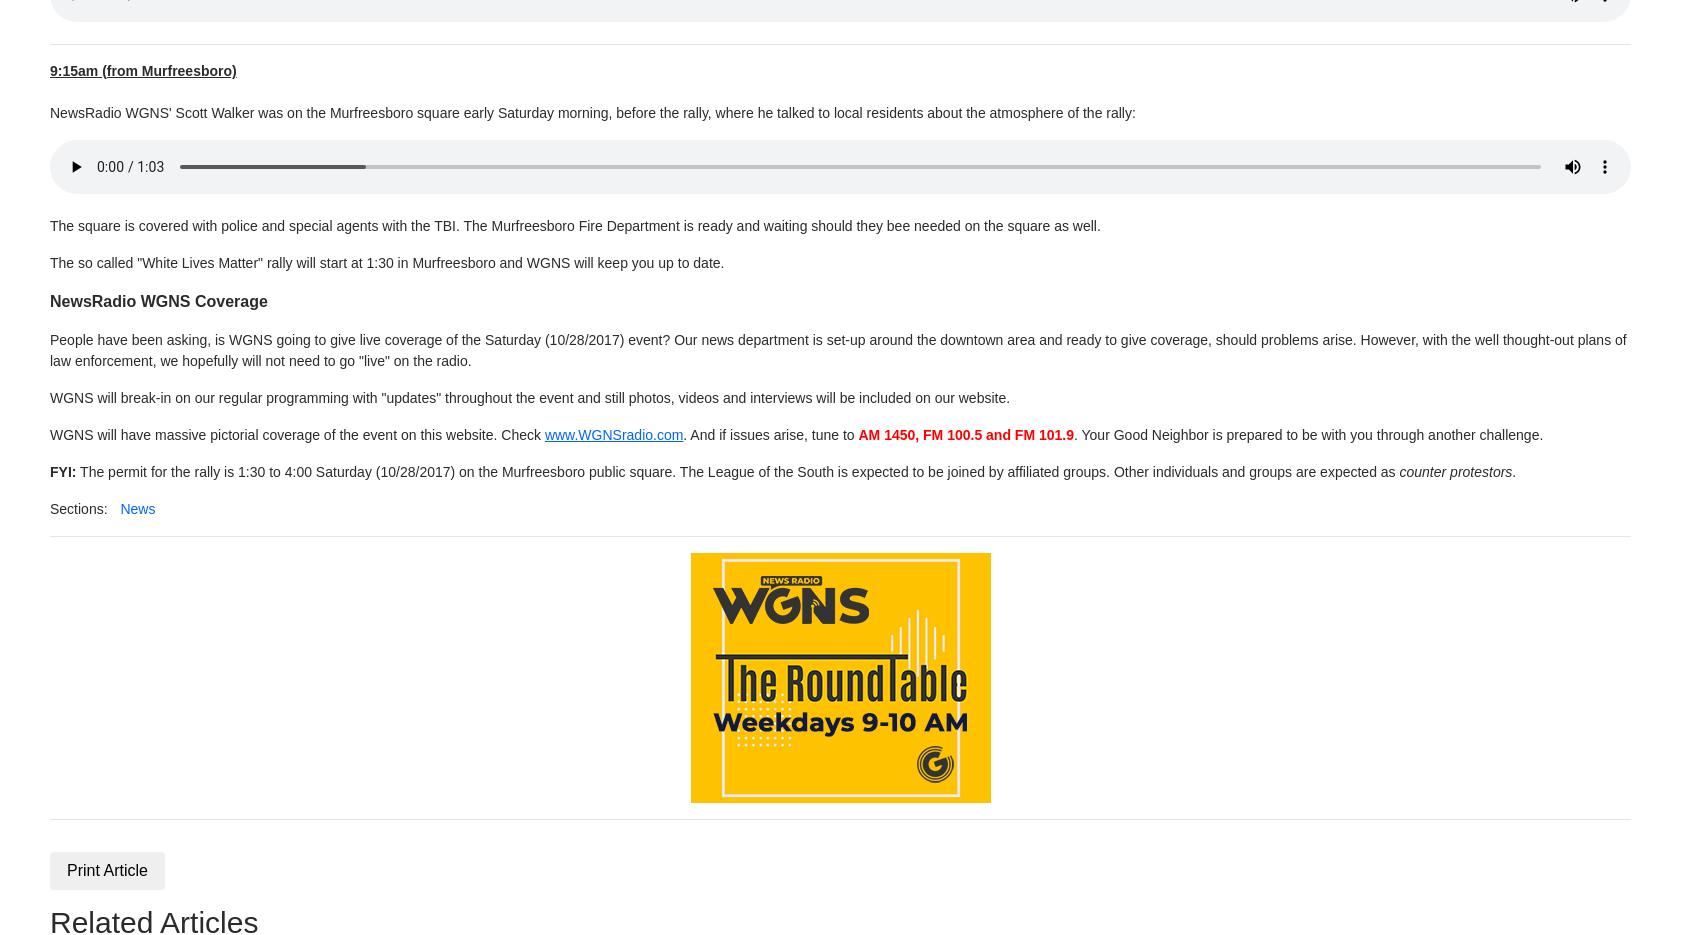 Image resolution: width=1681 pixels, height=935 pixels. What do you see at coordinates (142, 70) in the screenshot?
I see `'9:15am (from Murfreesboro)'` at bounding box center [142, 70].